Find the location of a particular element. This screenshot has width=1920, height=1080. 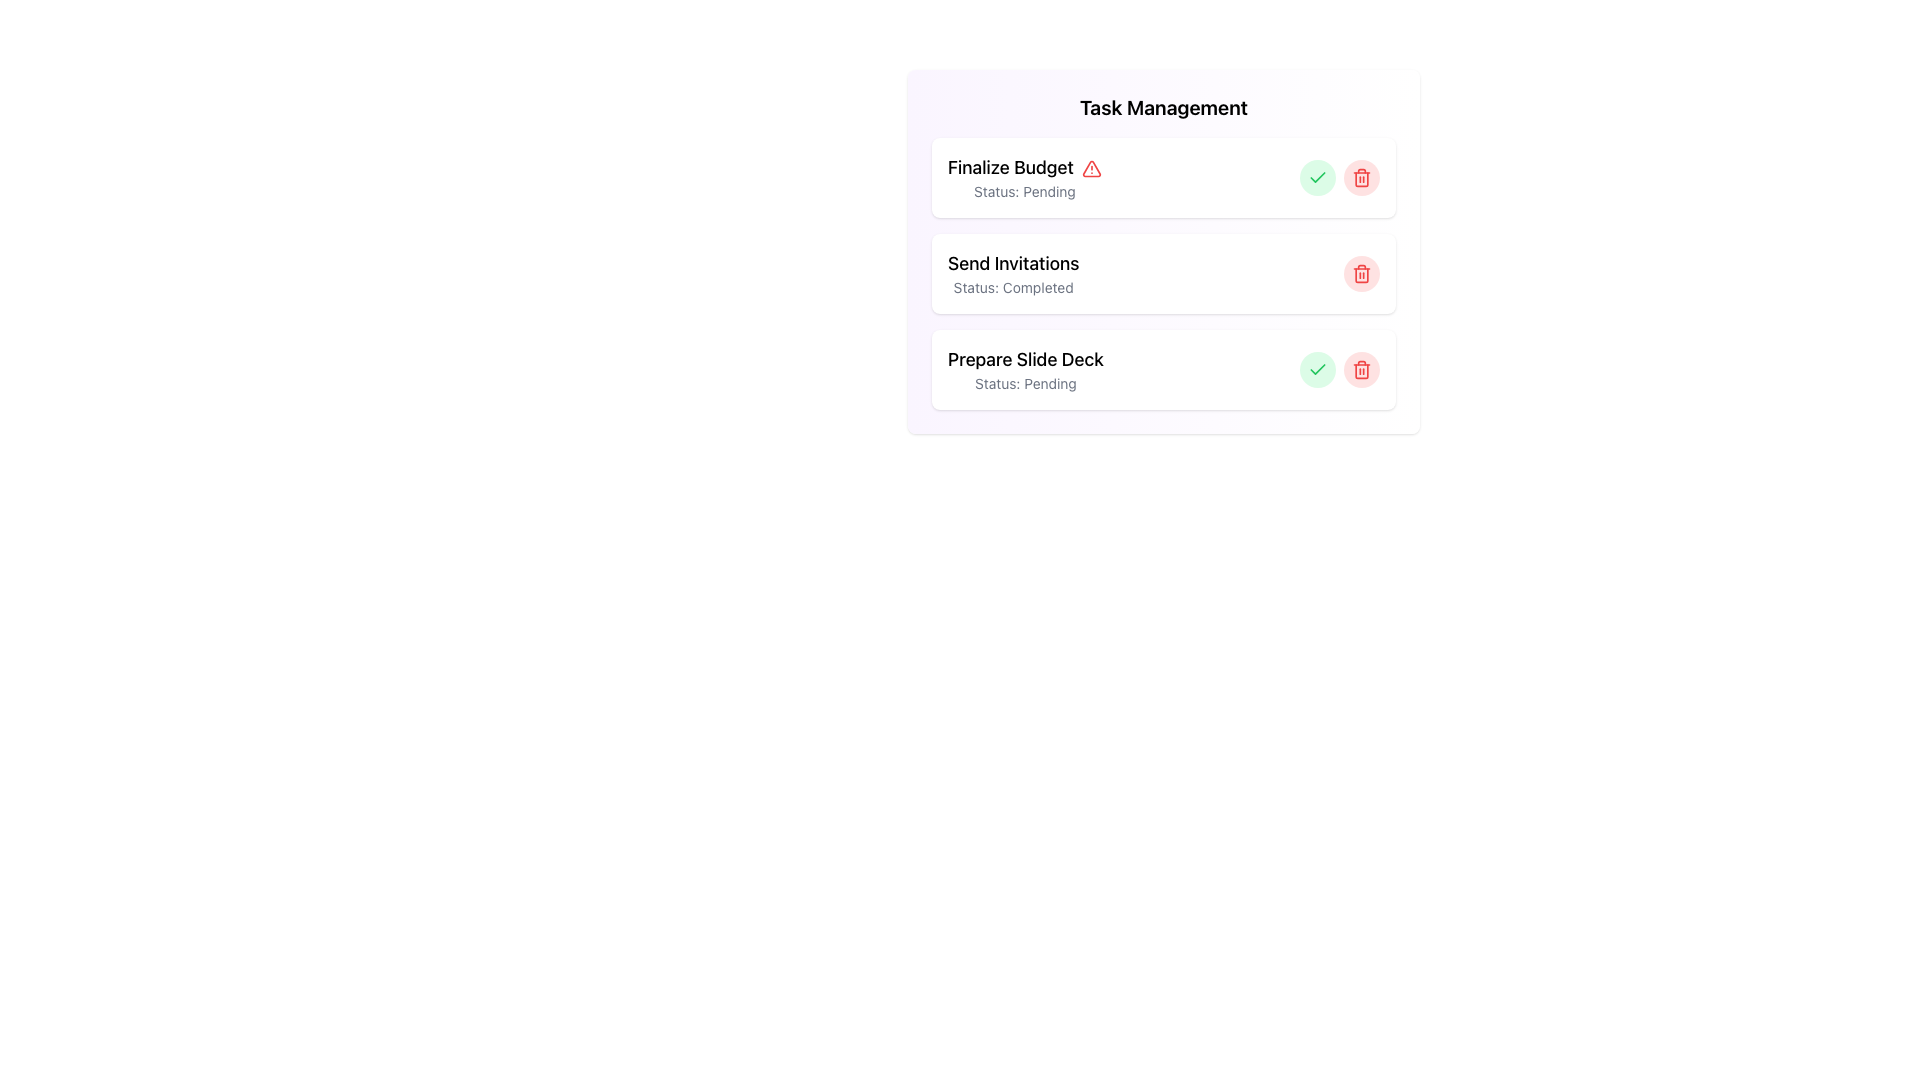

the delete button located to the right of the 'Finalize Budget' task entry in the Task Management section is located at coordinates (1361, 176).